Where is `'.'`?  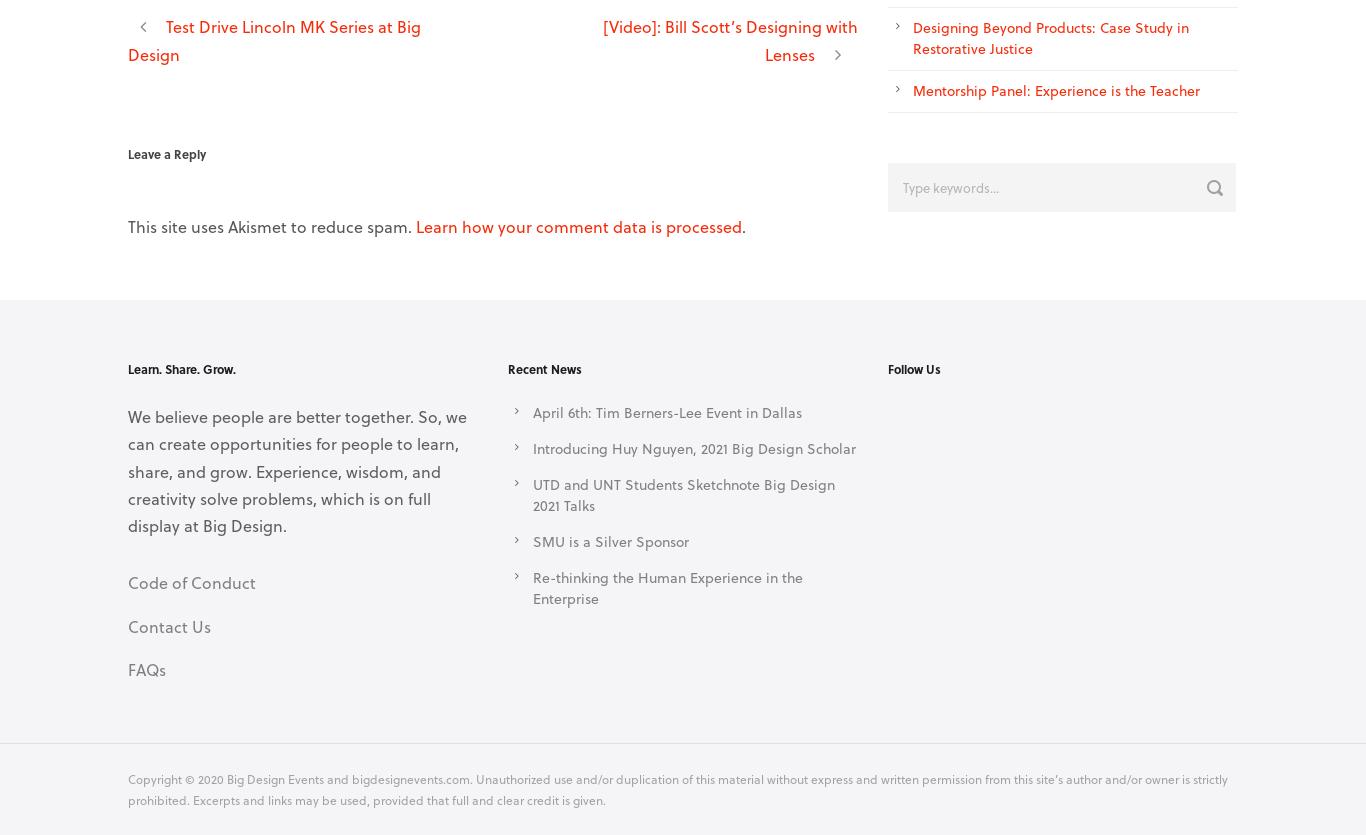
'.' is located at coordinates (742, 225).